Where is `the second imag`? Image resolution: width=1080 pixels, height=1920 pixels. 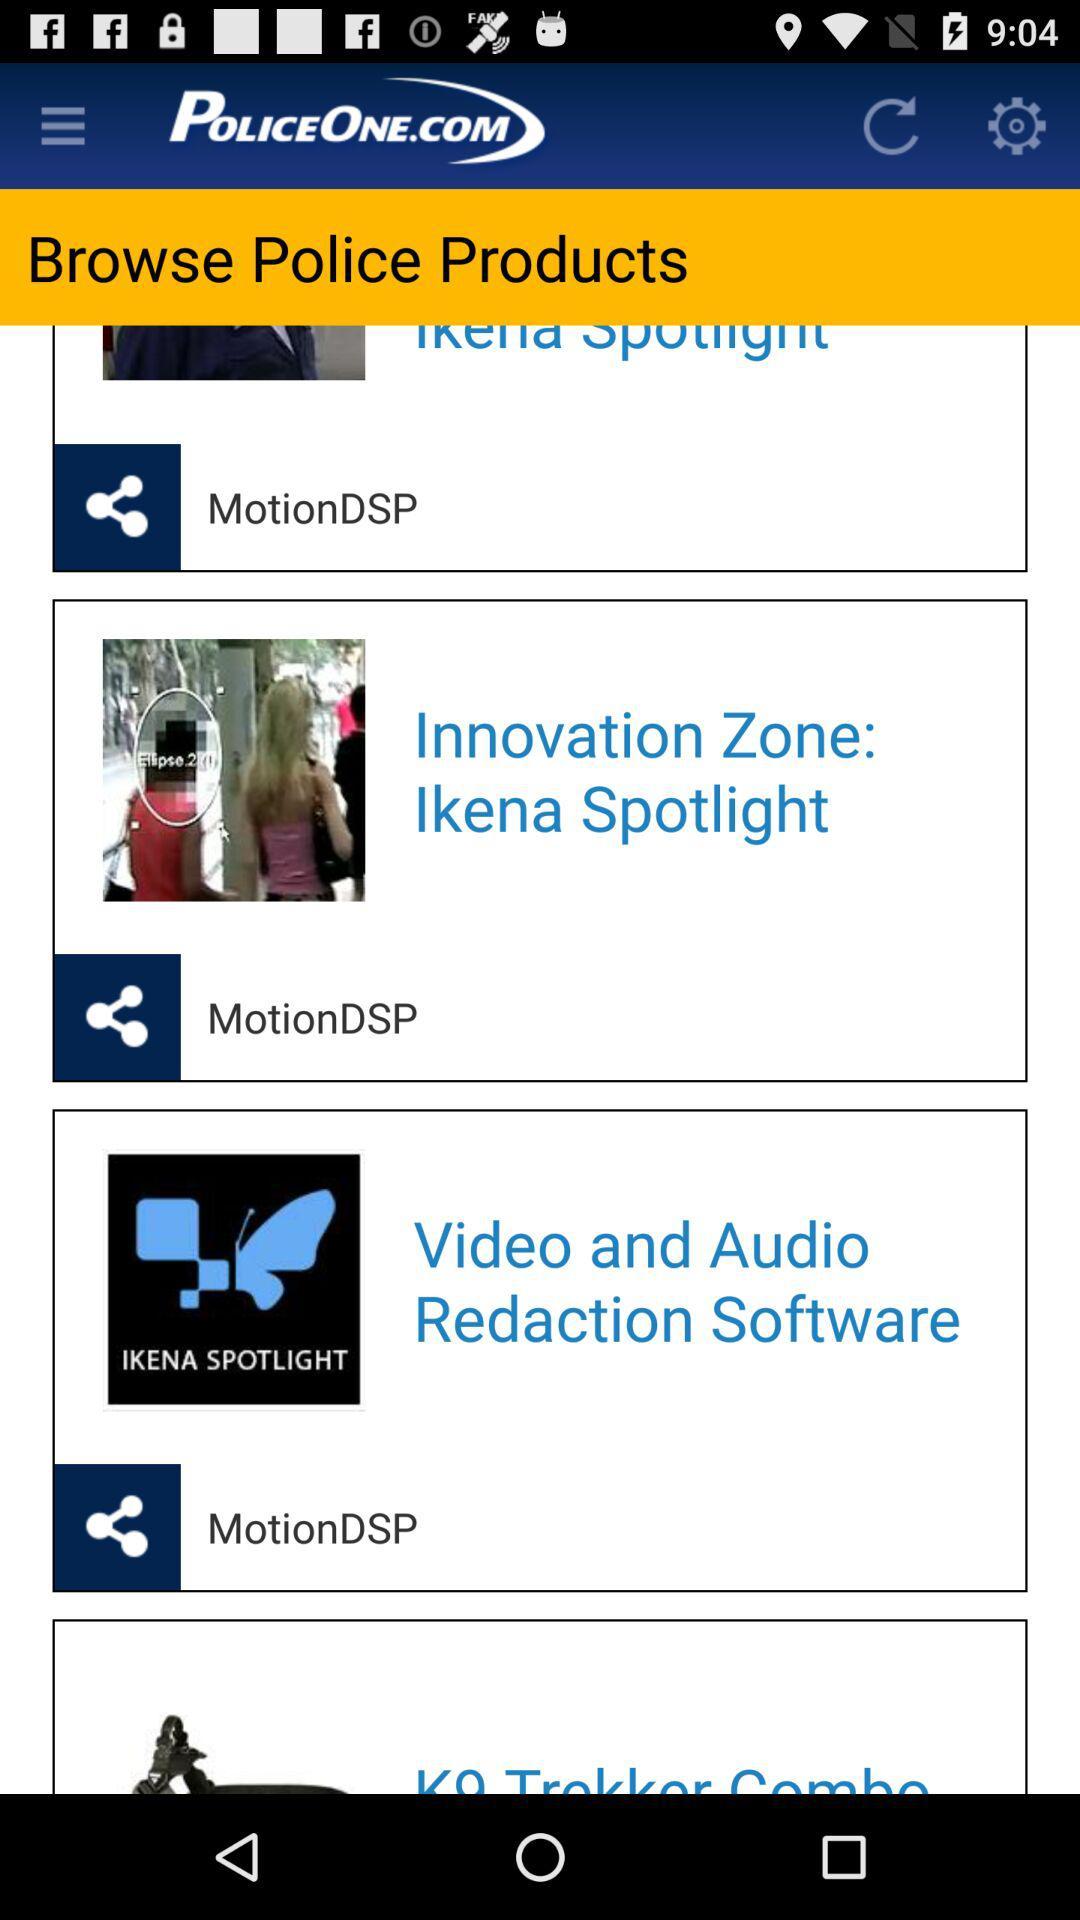
the second imag is located at coordinates (233, 1280).